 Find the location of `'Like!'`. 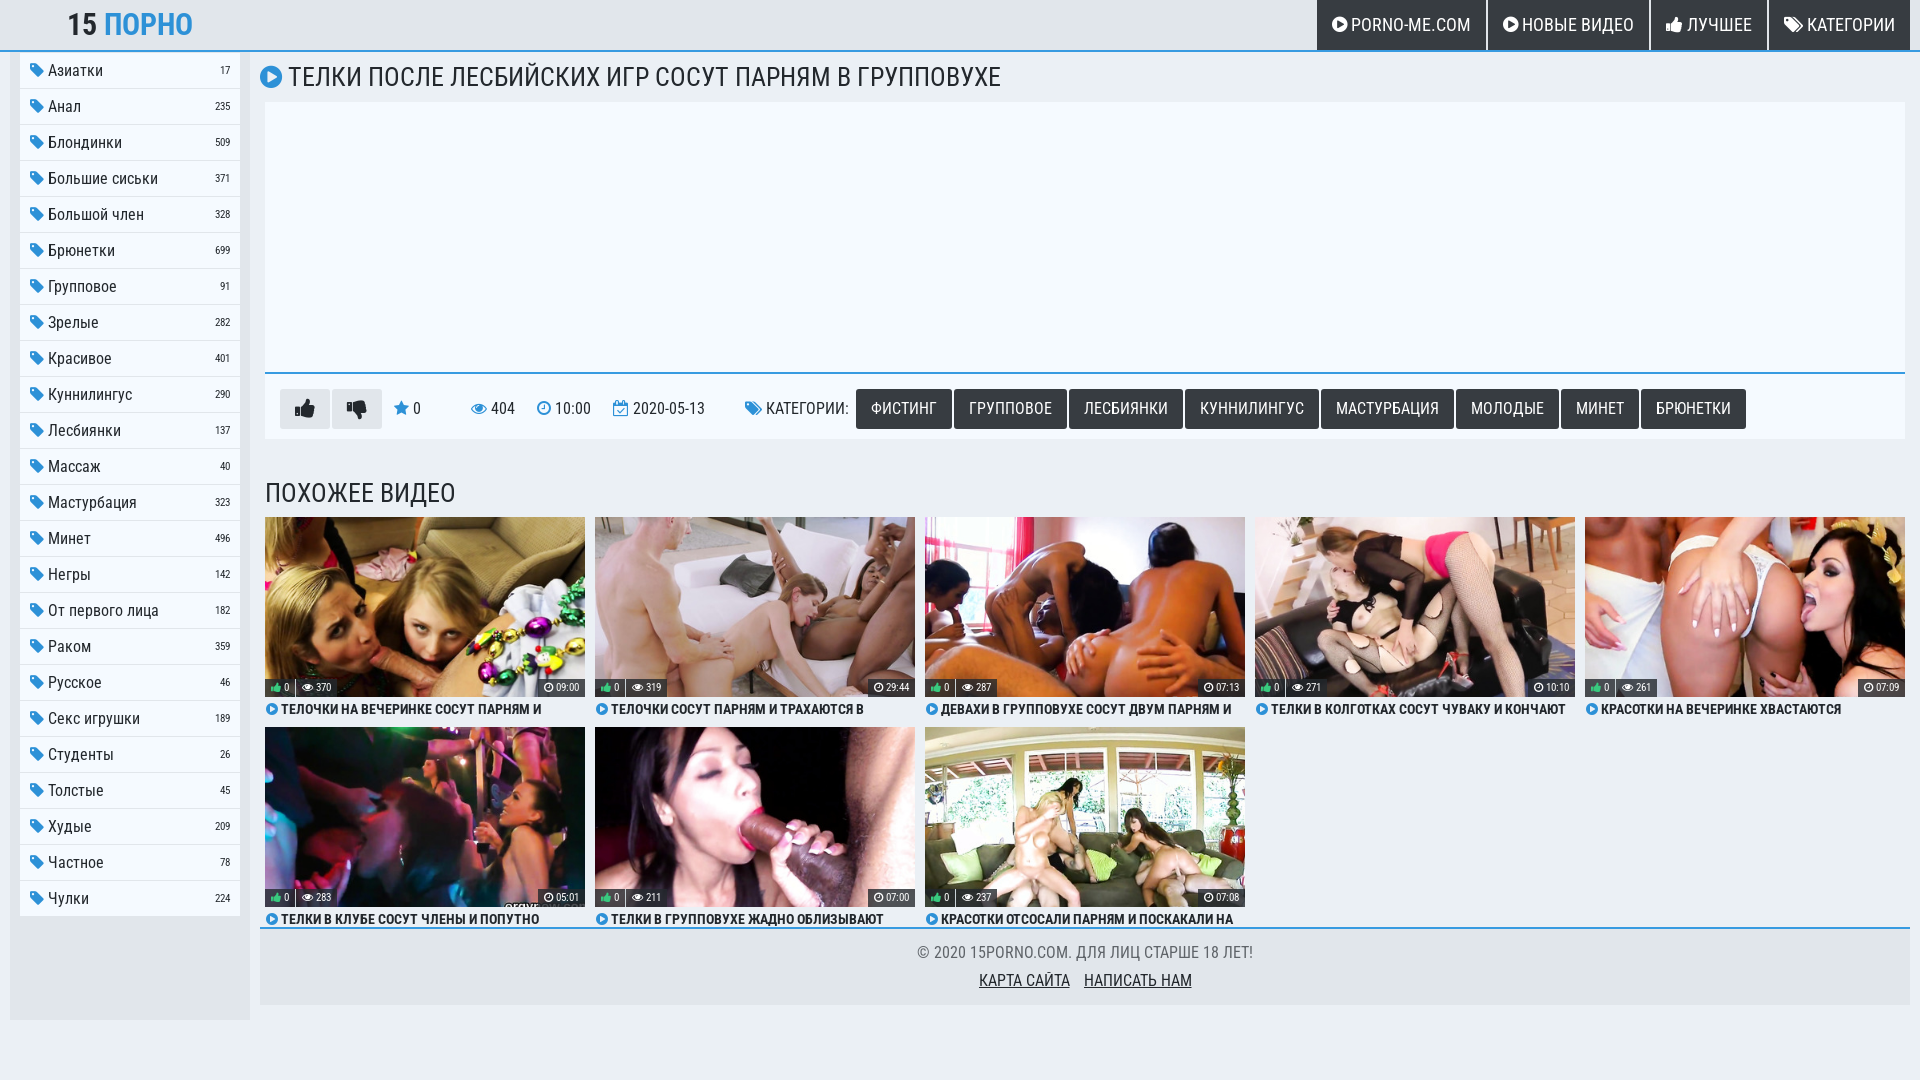

'Like!' is located at coordinates (304, 407).